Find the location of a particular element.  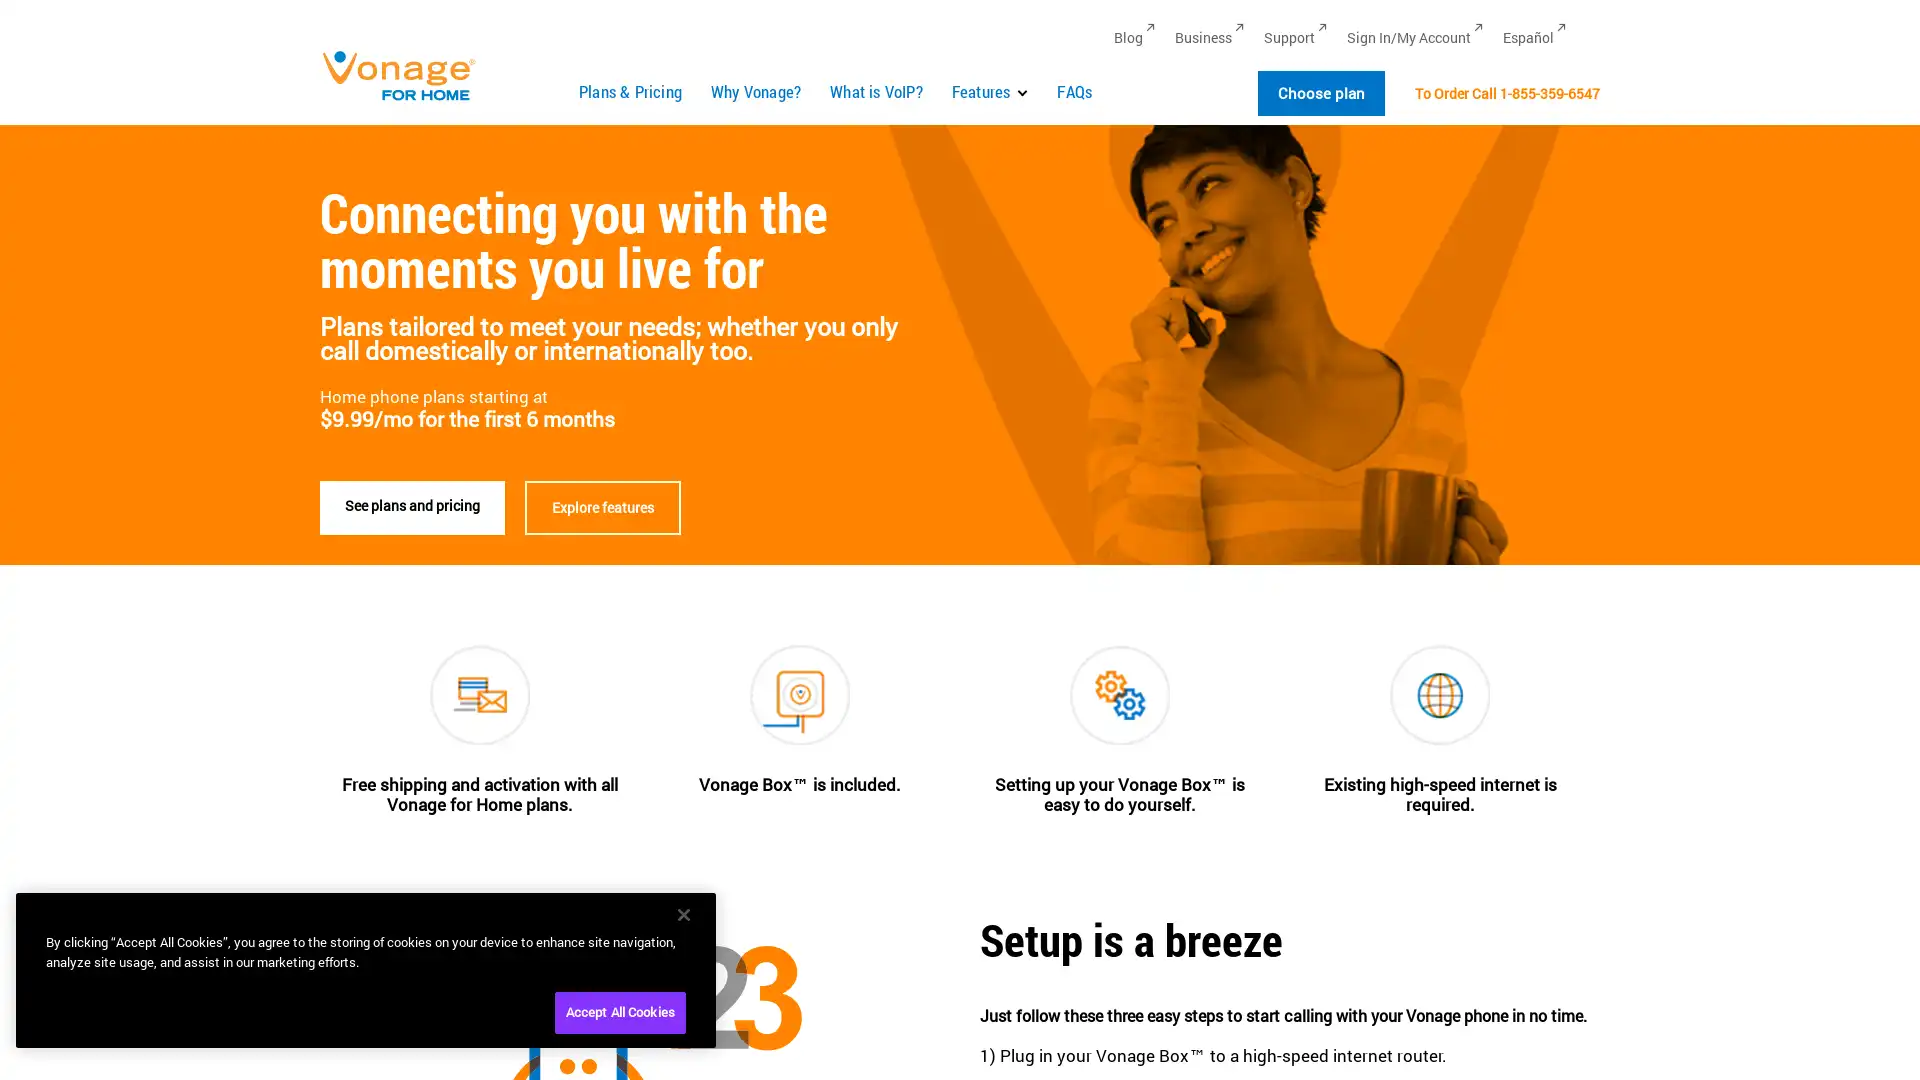

Cookies Settings is located at coordinates (455, 1011).